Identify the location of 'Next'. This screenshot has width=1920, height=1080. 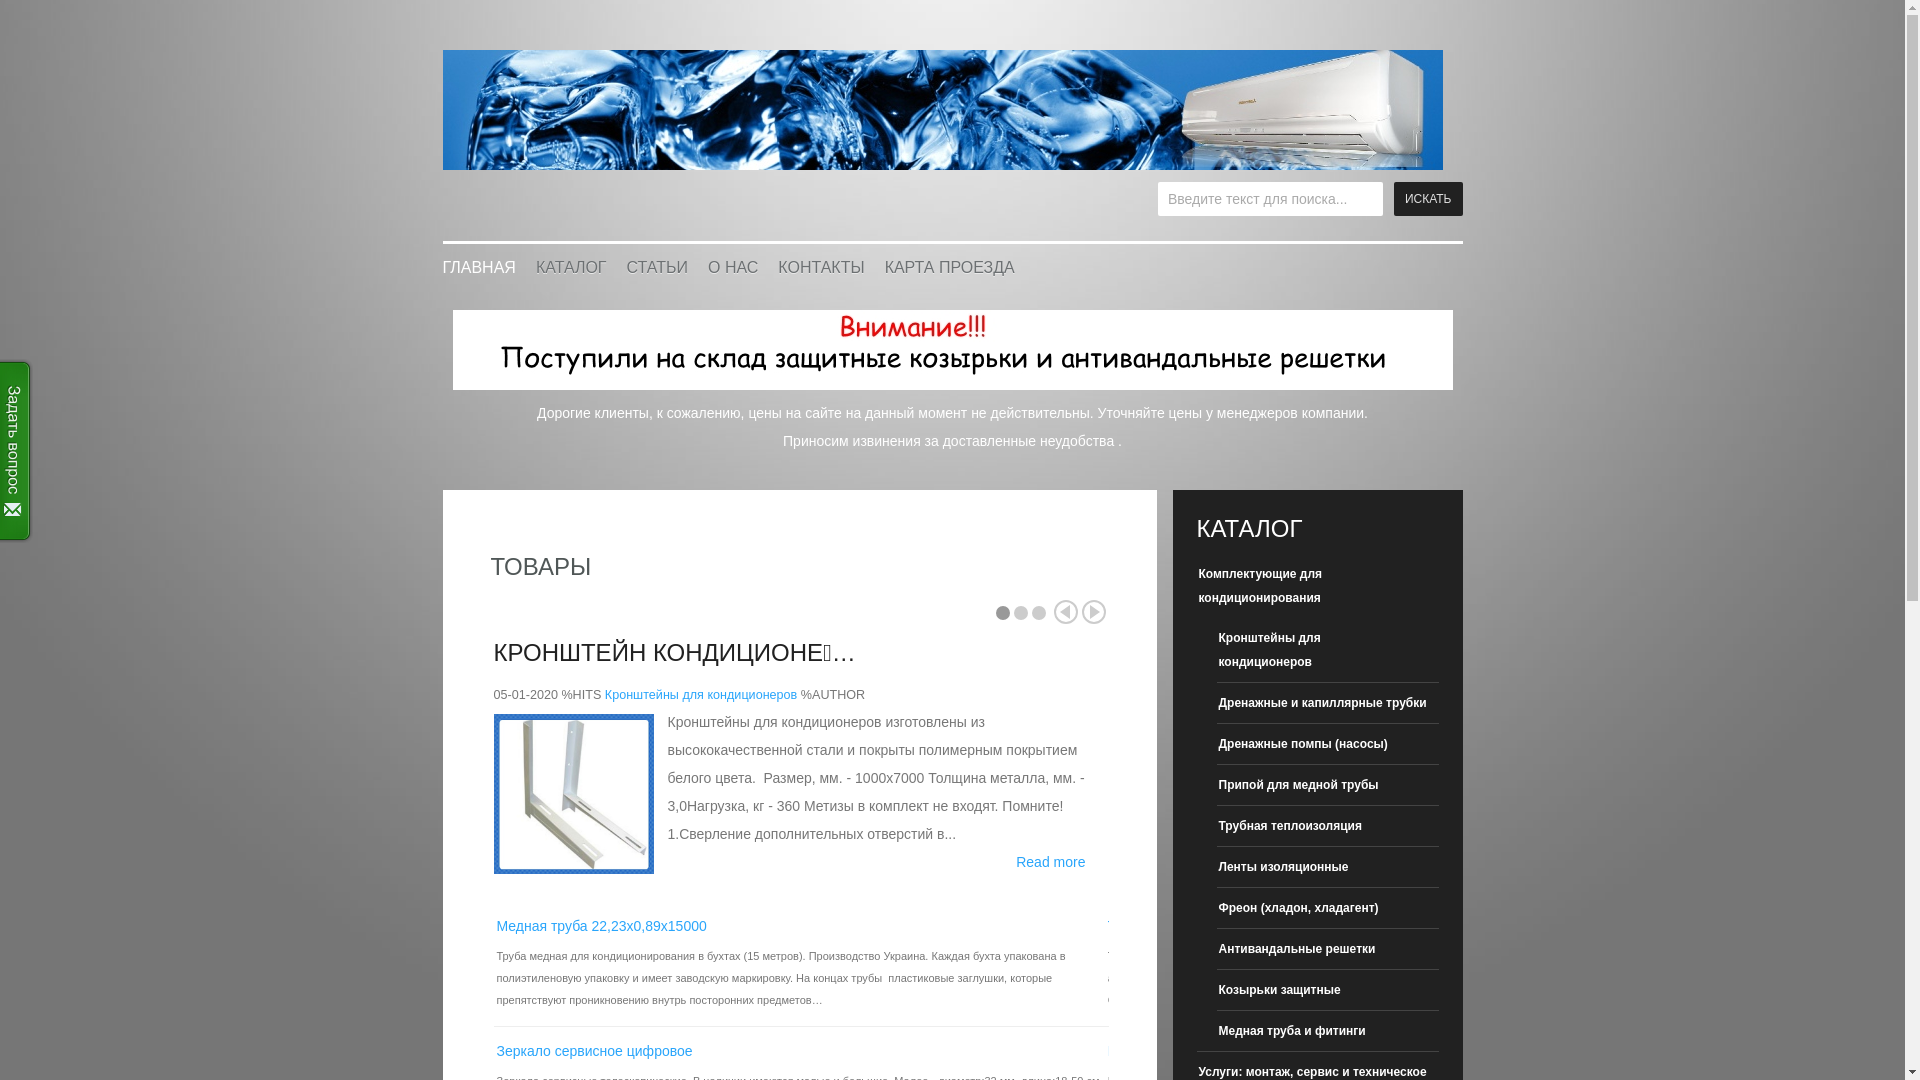
(1093, 611).